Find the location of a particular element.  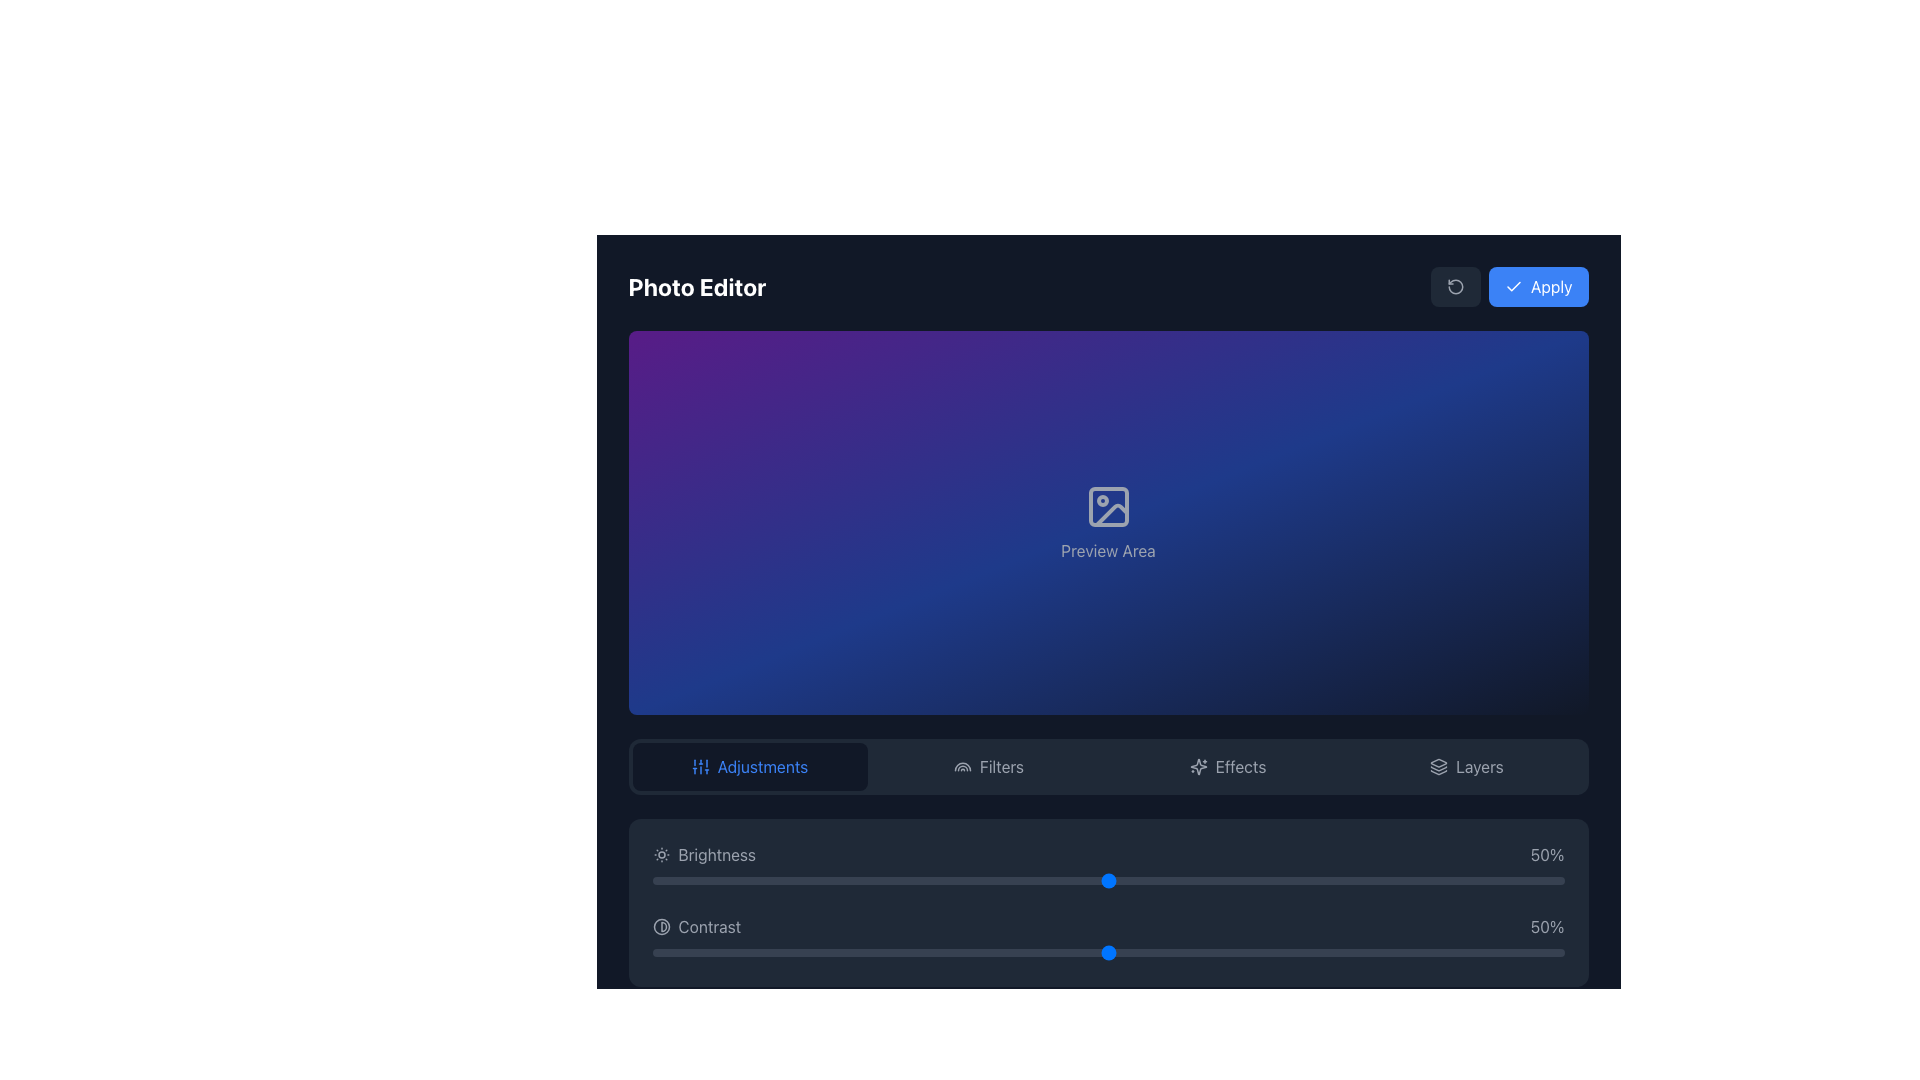

the brightness adjustment label, which is located in the controls section at the bottom of the interface, just above the contrast control in the Adjustments panel is located at coordinates (704, 855).